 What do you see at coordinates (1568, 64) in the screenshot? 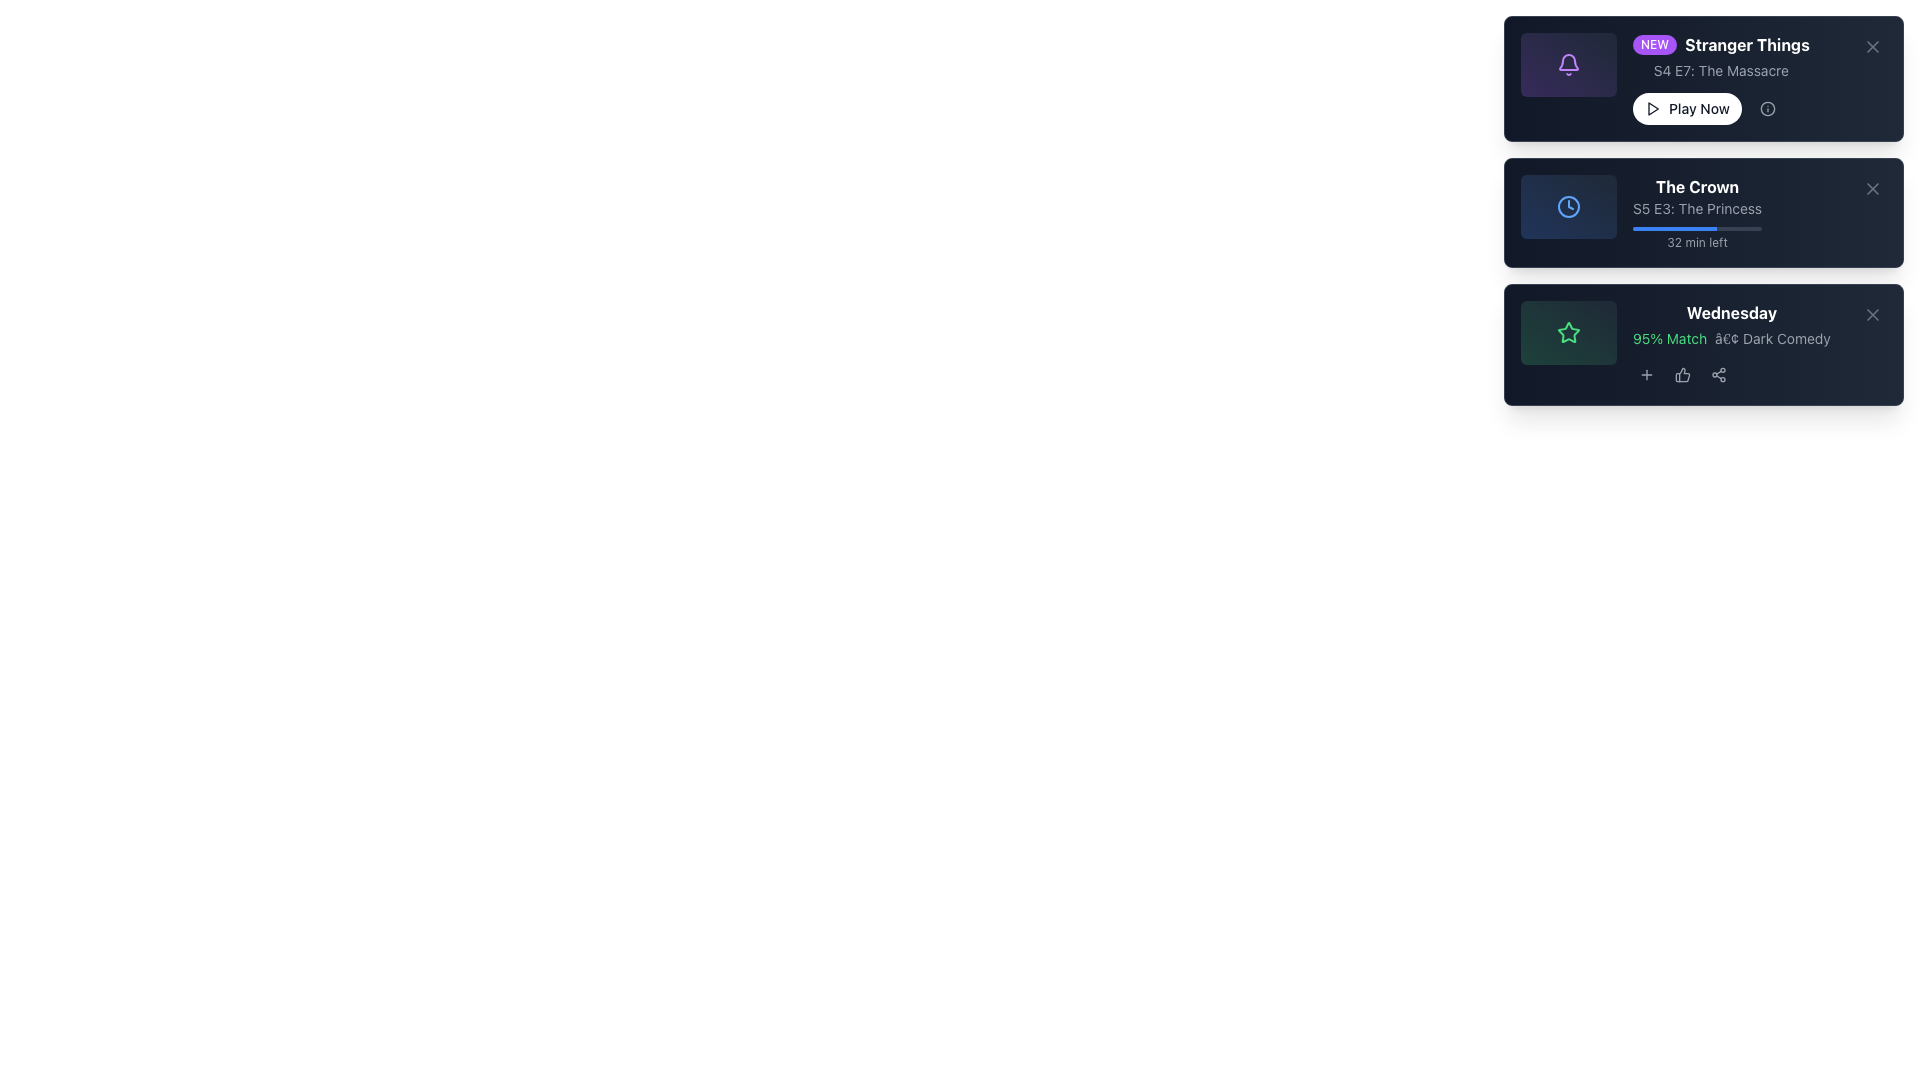
I see `the bell icon with a purple stroke and hollow appearance located in the topmost dark rectangle` at bounding box center [1568, 64].